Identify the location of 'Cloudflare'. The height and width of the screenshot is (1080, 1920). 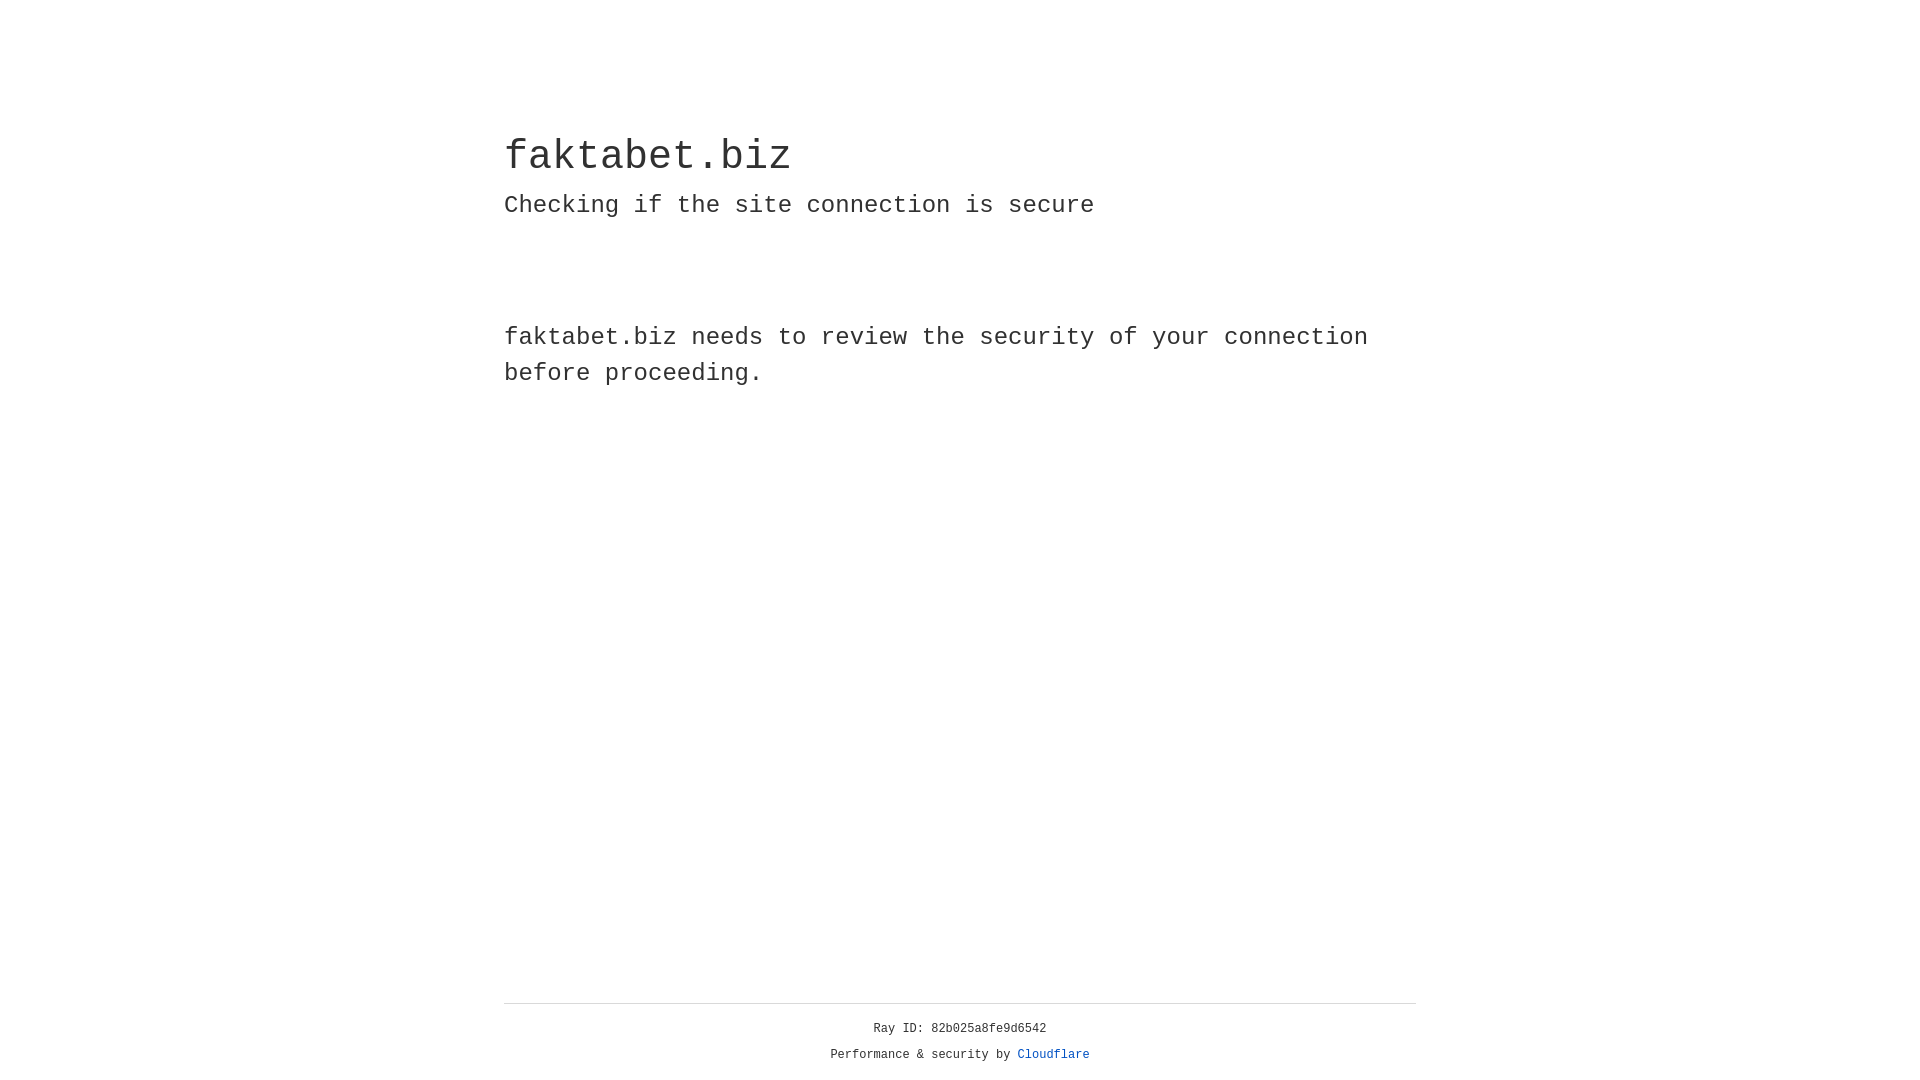
(1053, 1054).